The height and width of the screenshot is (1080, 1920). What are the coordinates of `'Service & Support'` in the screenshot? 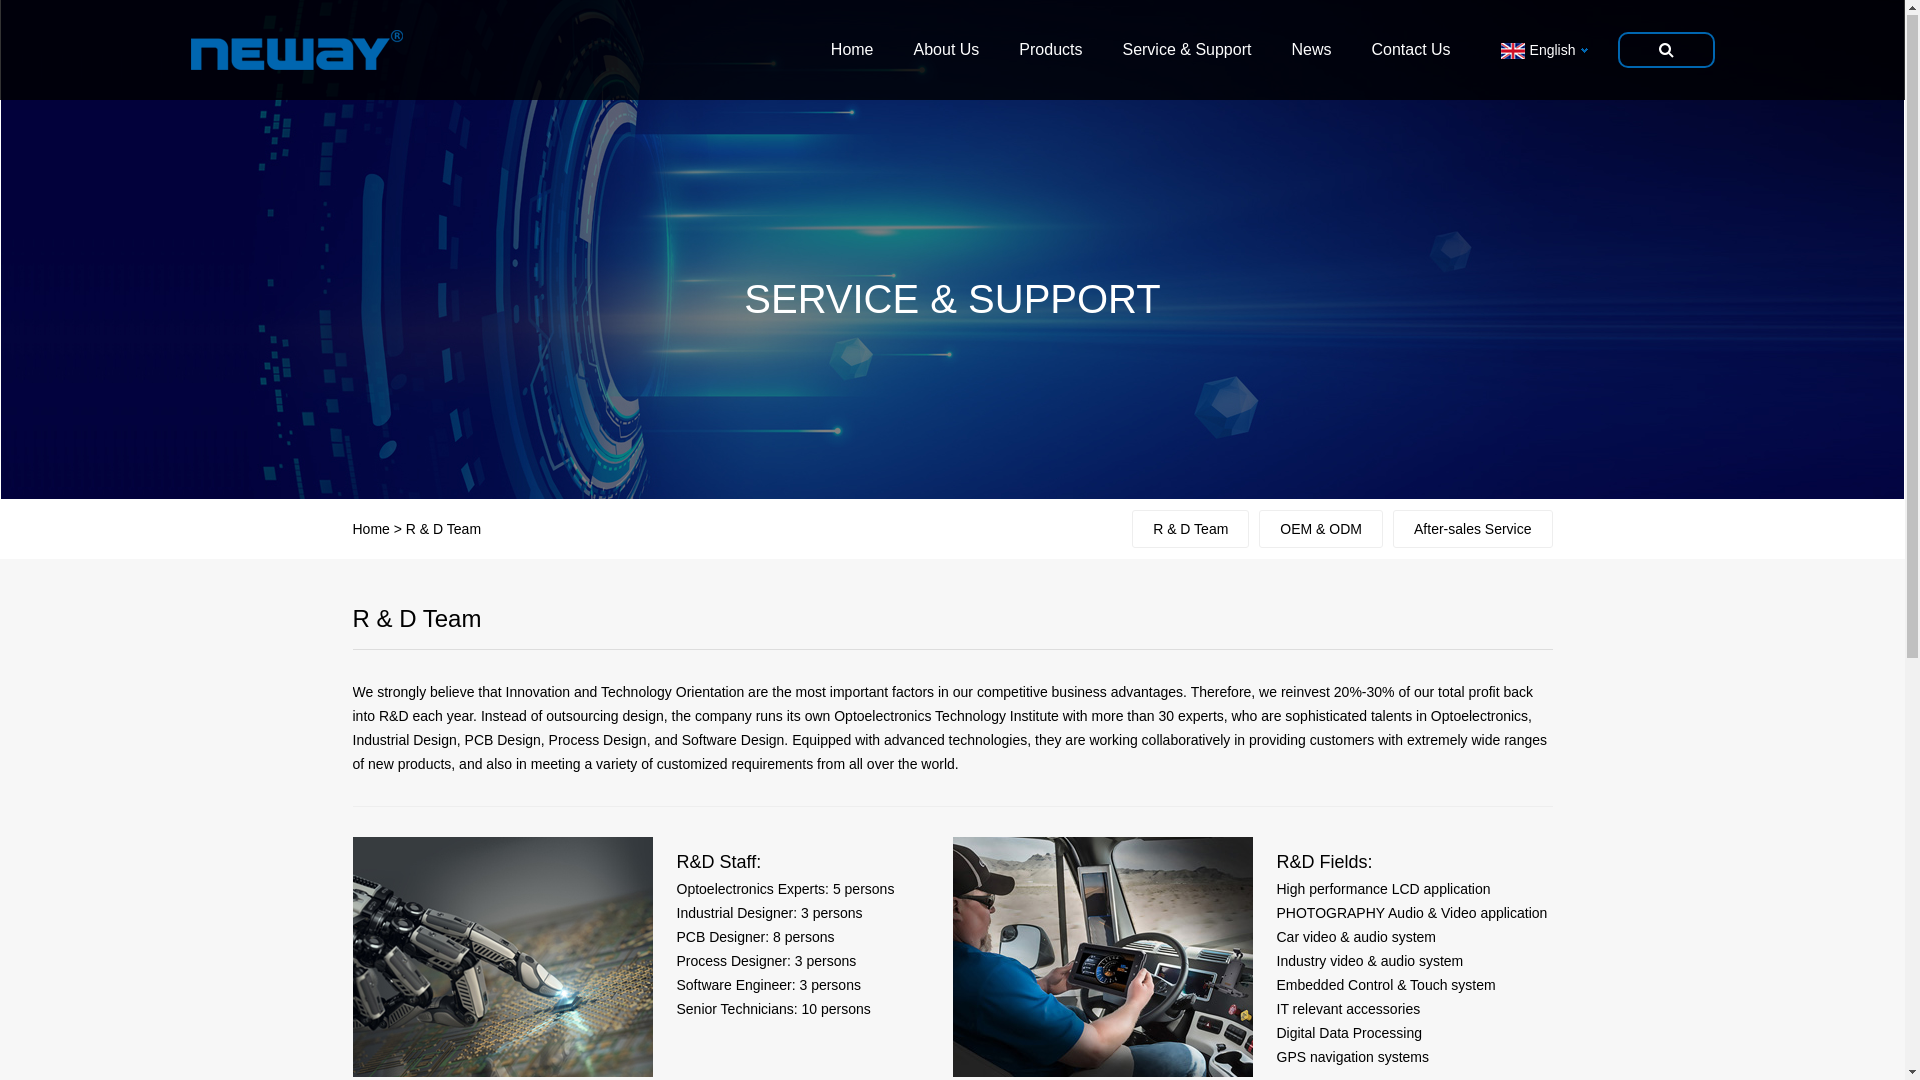 It's located at (1186, 49).